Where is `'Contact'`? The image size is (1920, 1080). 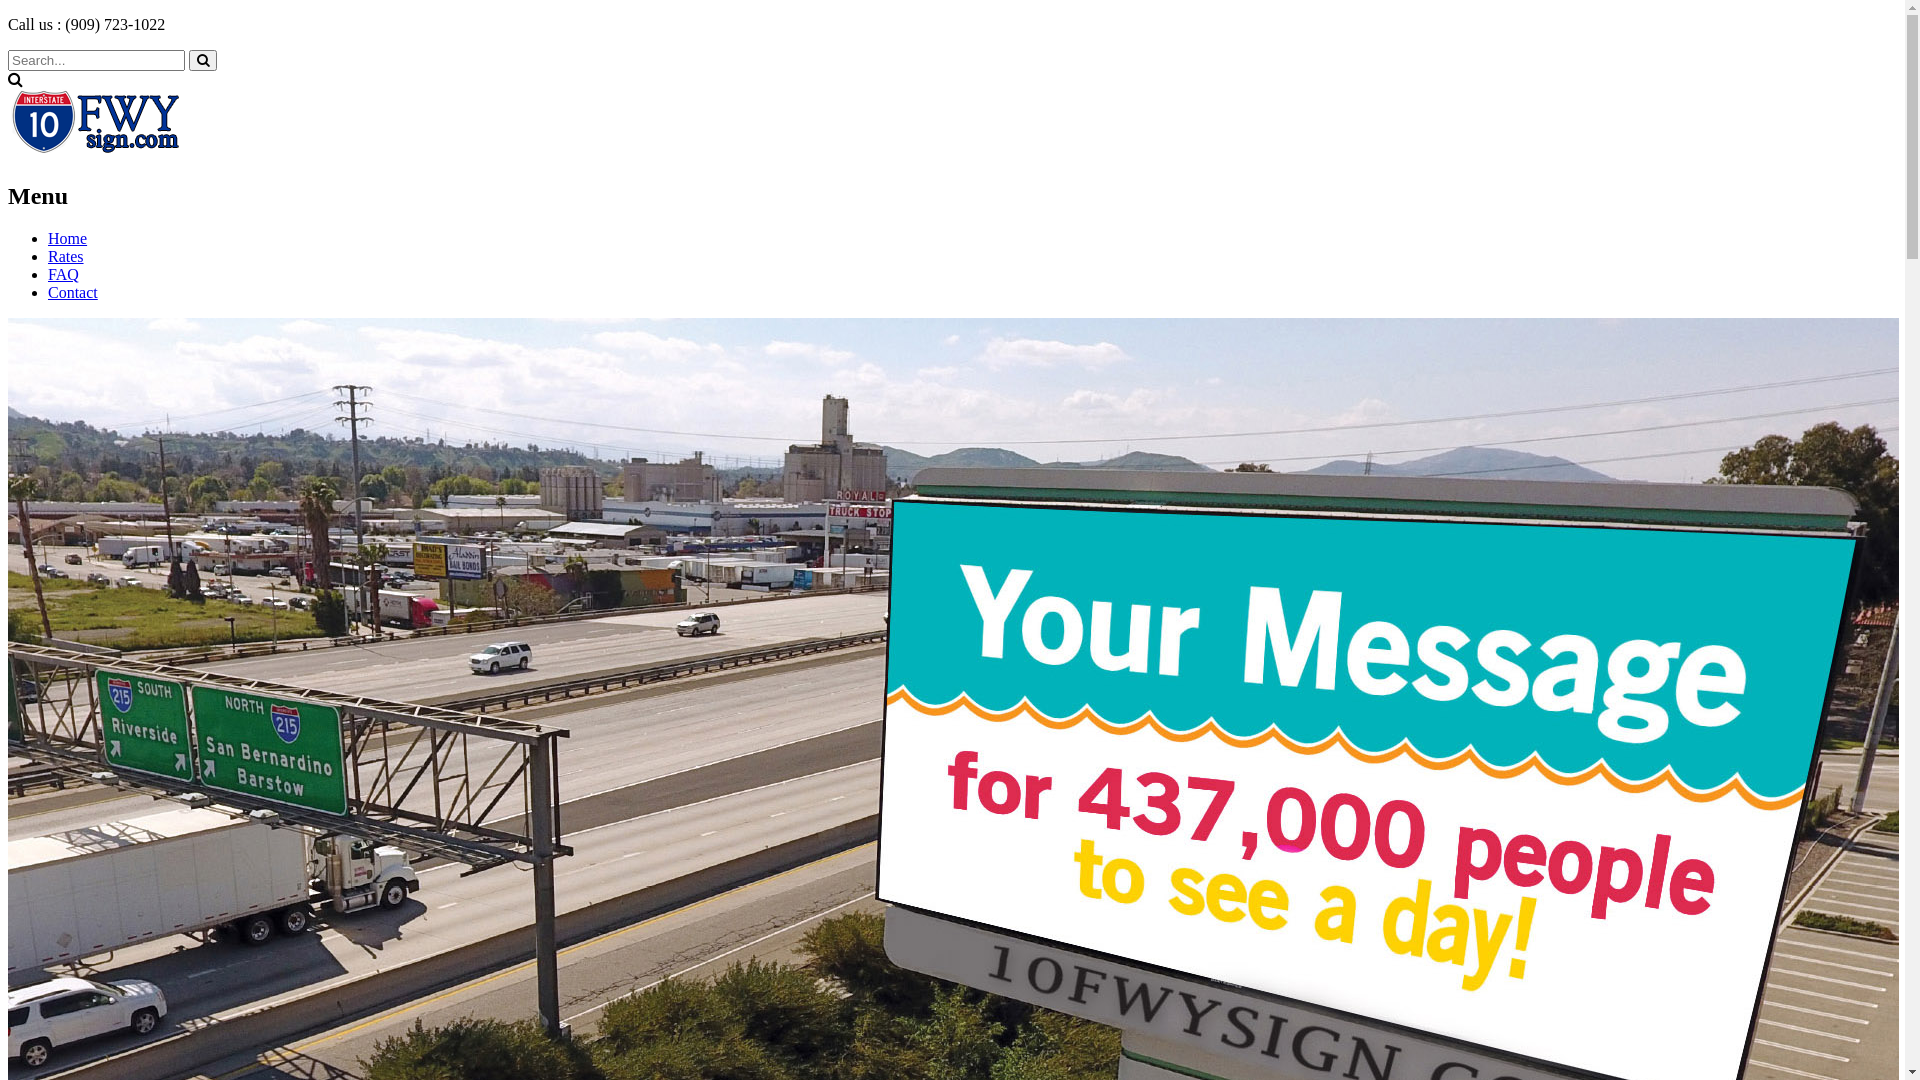 'Contact' is located at coordinates (72, 292).